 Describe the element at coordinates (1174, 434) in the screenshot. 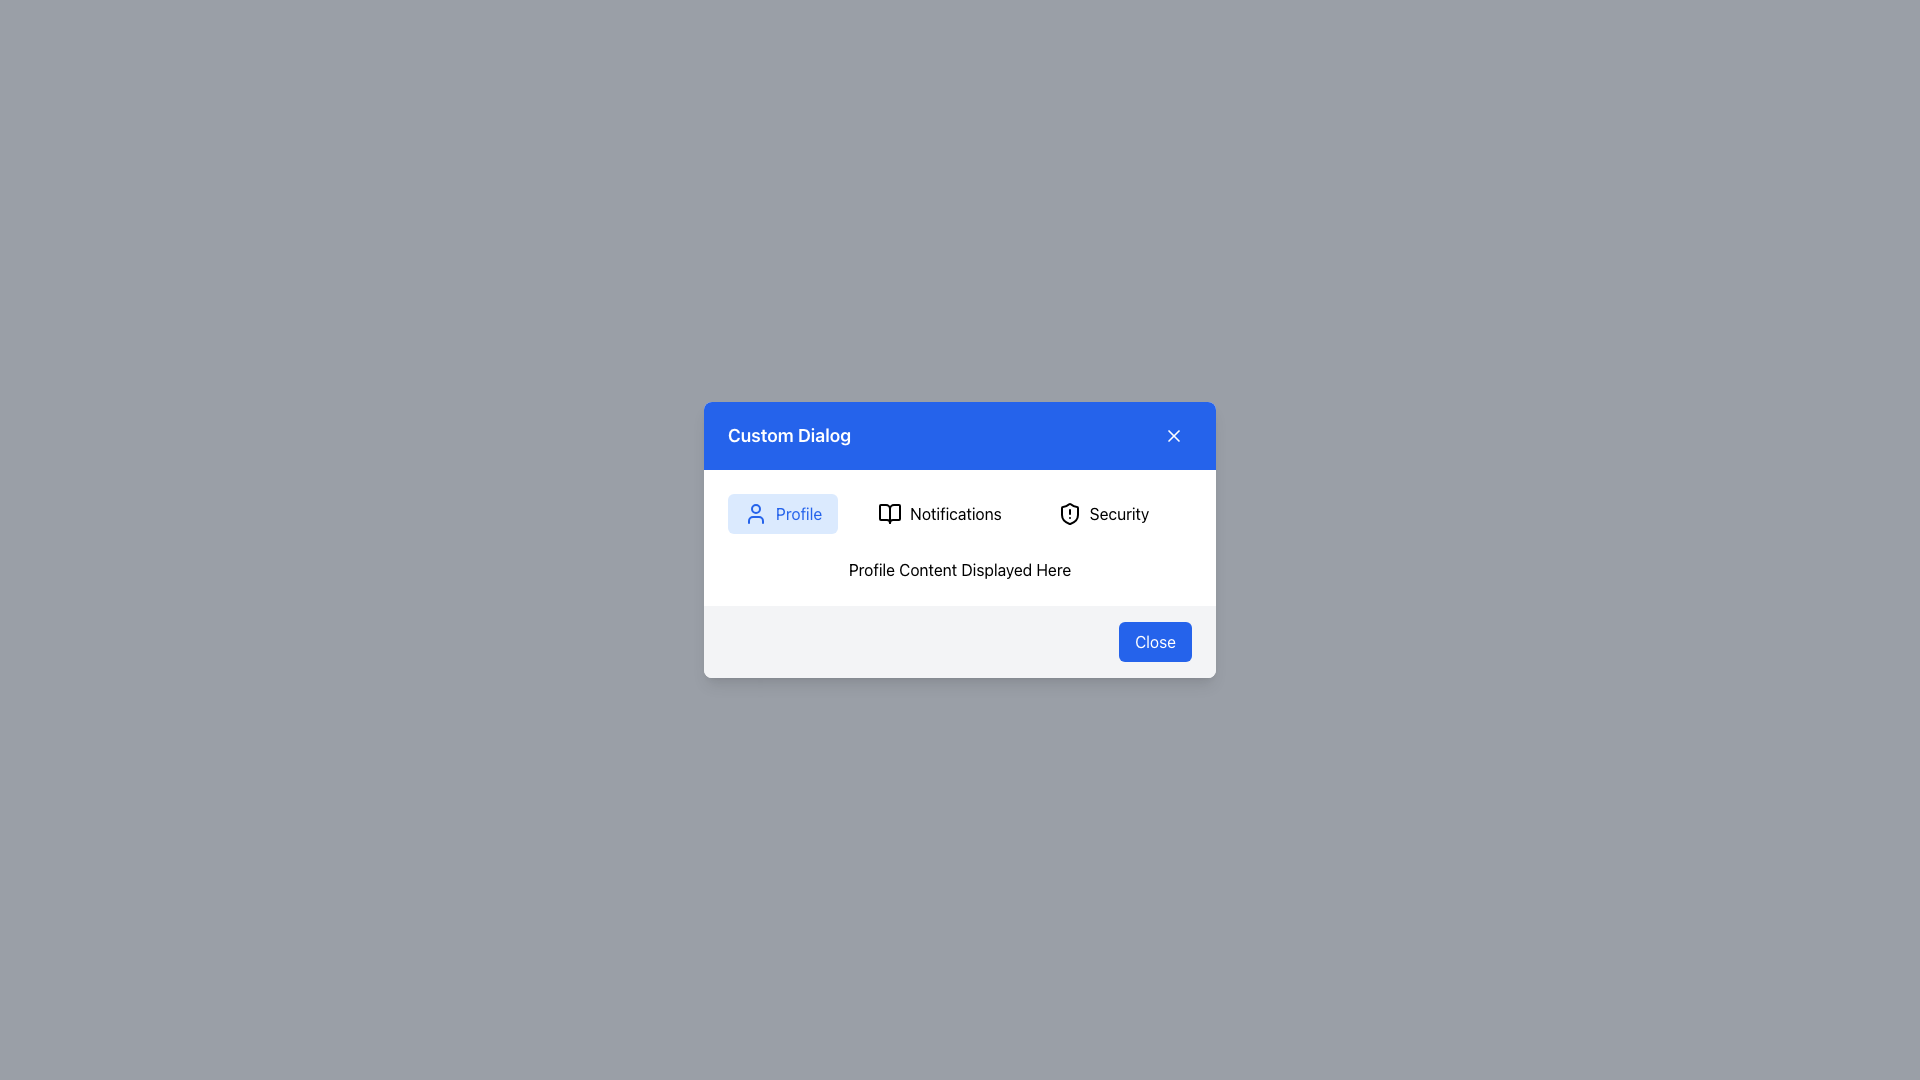

I see `the close button located at the top-right corner of the 'Custom Dialog' to observe the hover effects` at that location.